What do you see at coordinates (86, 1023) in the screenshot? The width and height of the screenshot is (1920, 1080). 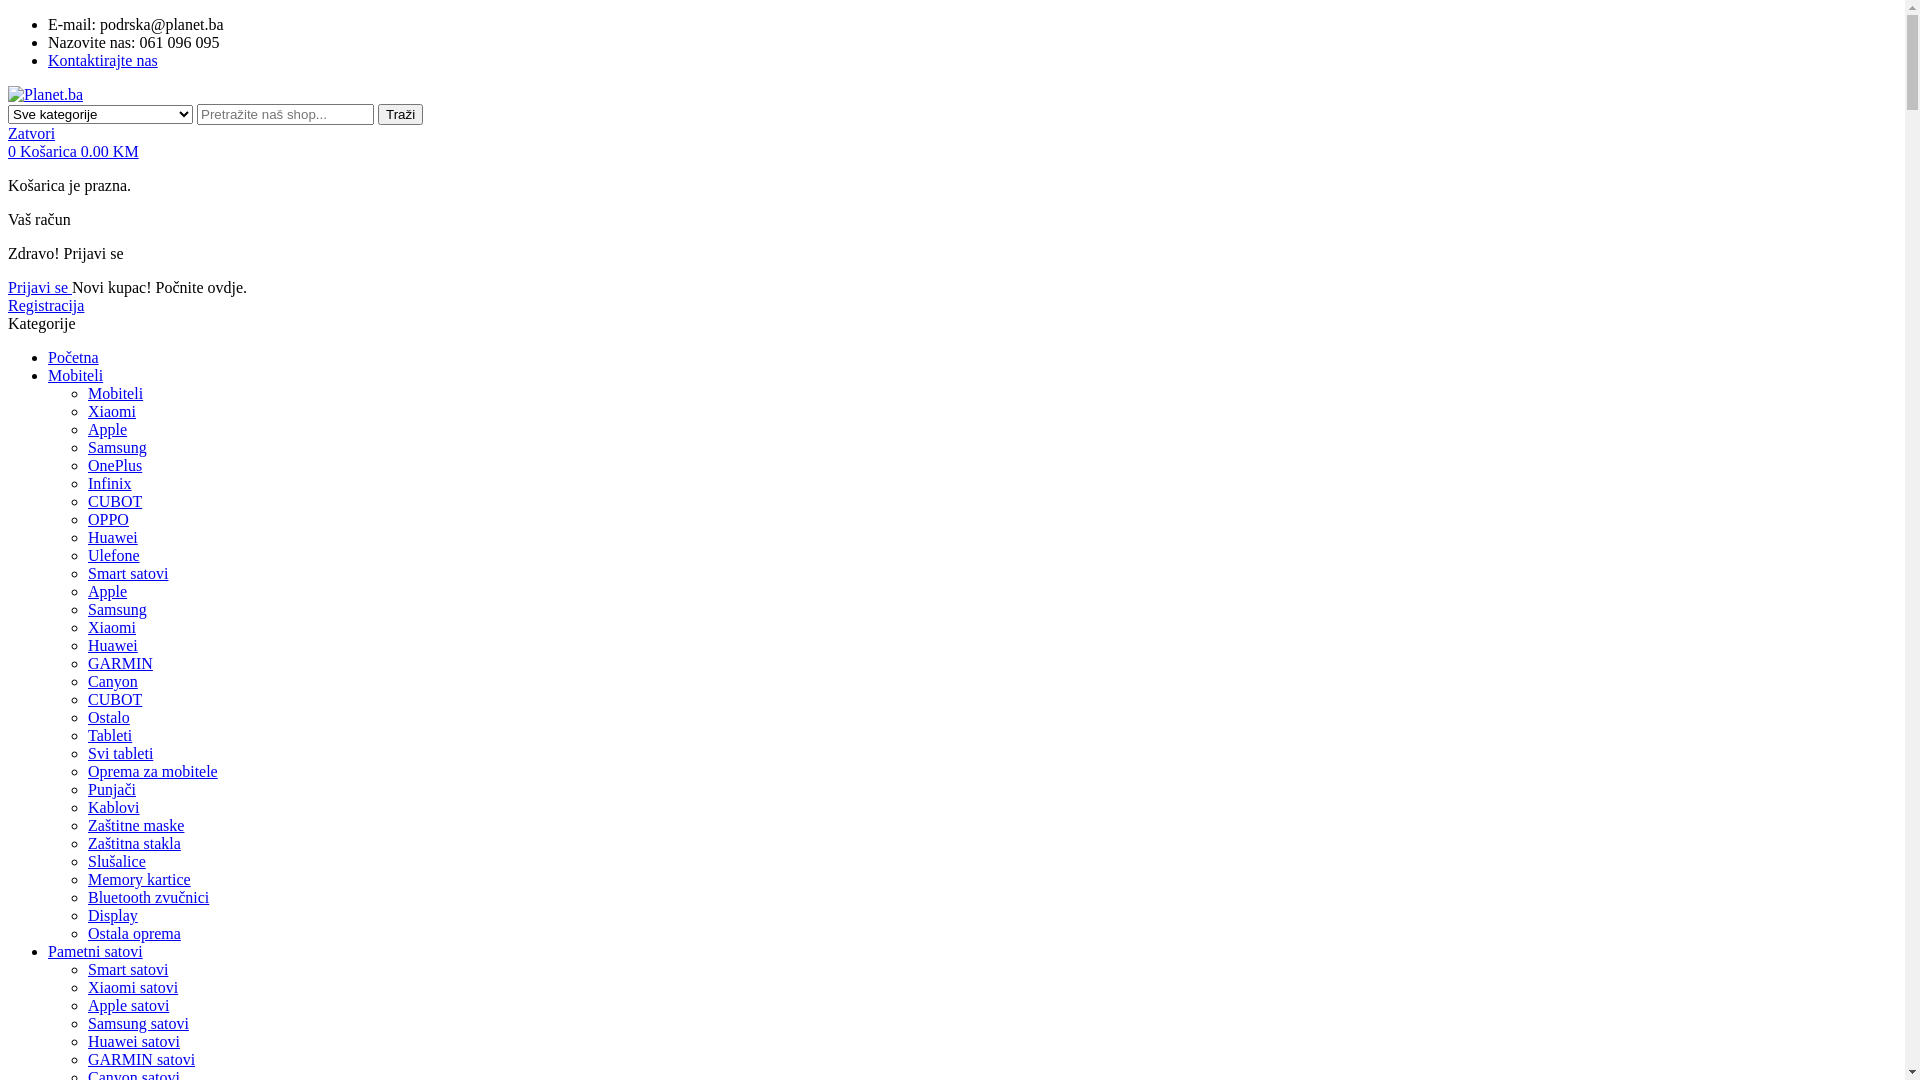 I see `'Samsung satovi'` at bounding box center [86, 1023].